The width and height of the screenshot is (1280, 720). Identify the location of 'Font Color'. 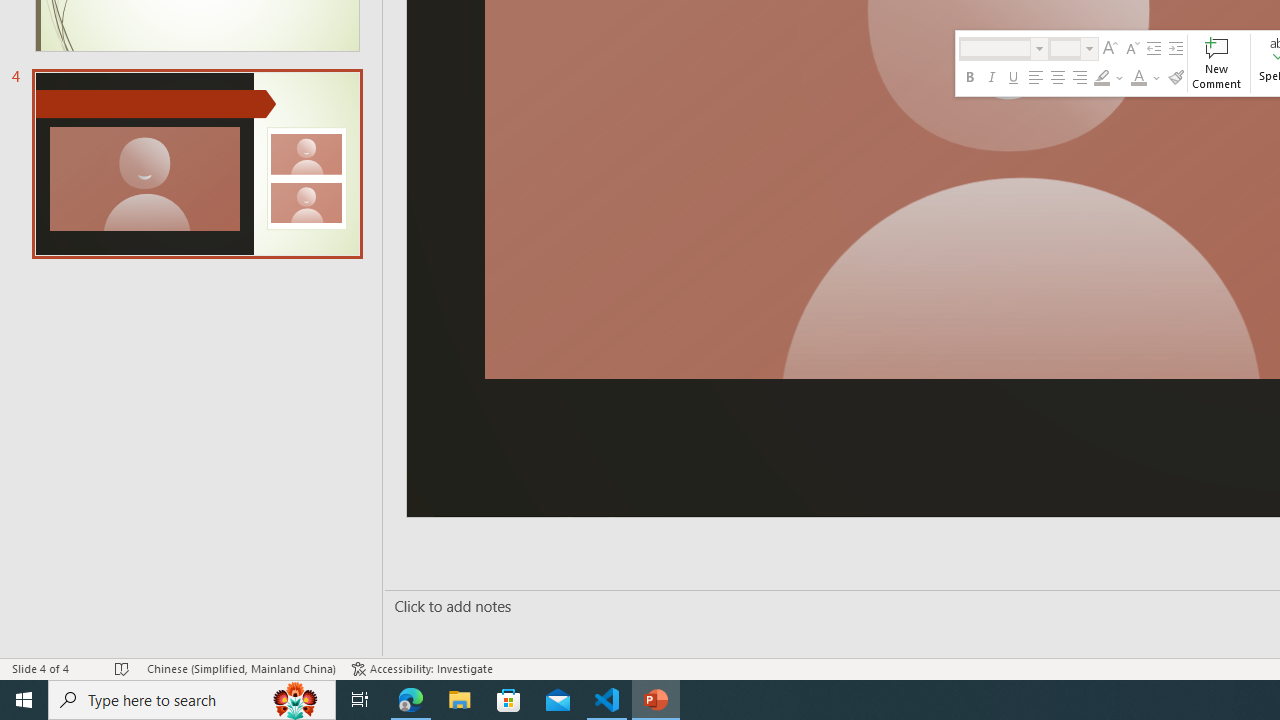
(1146, 77).